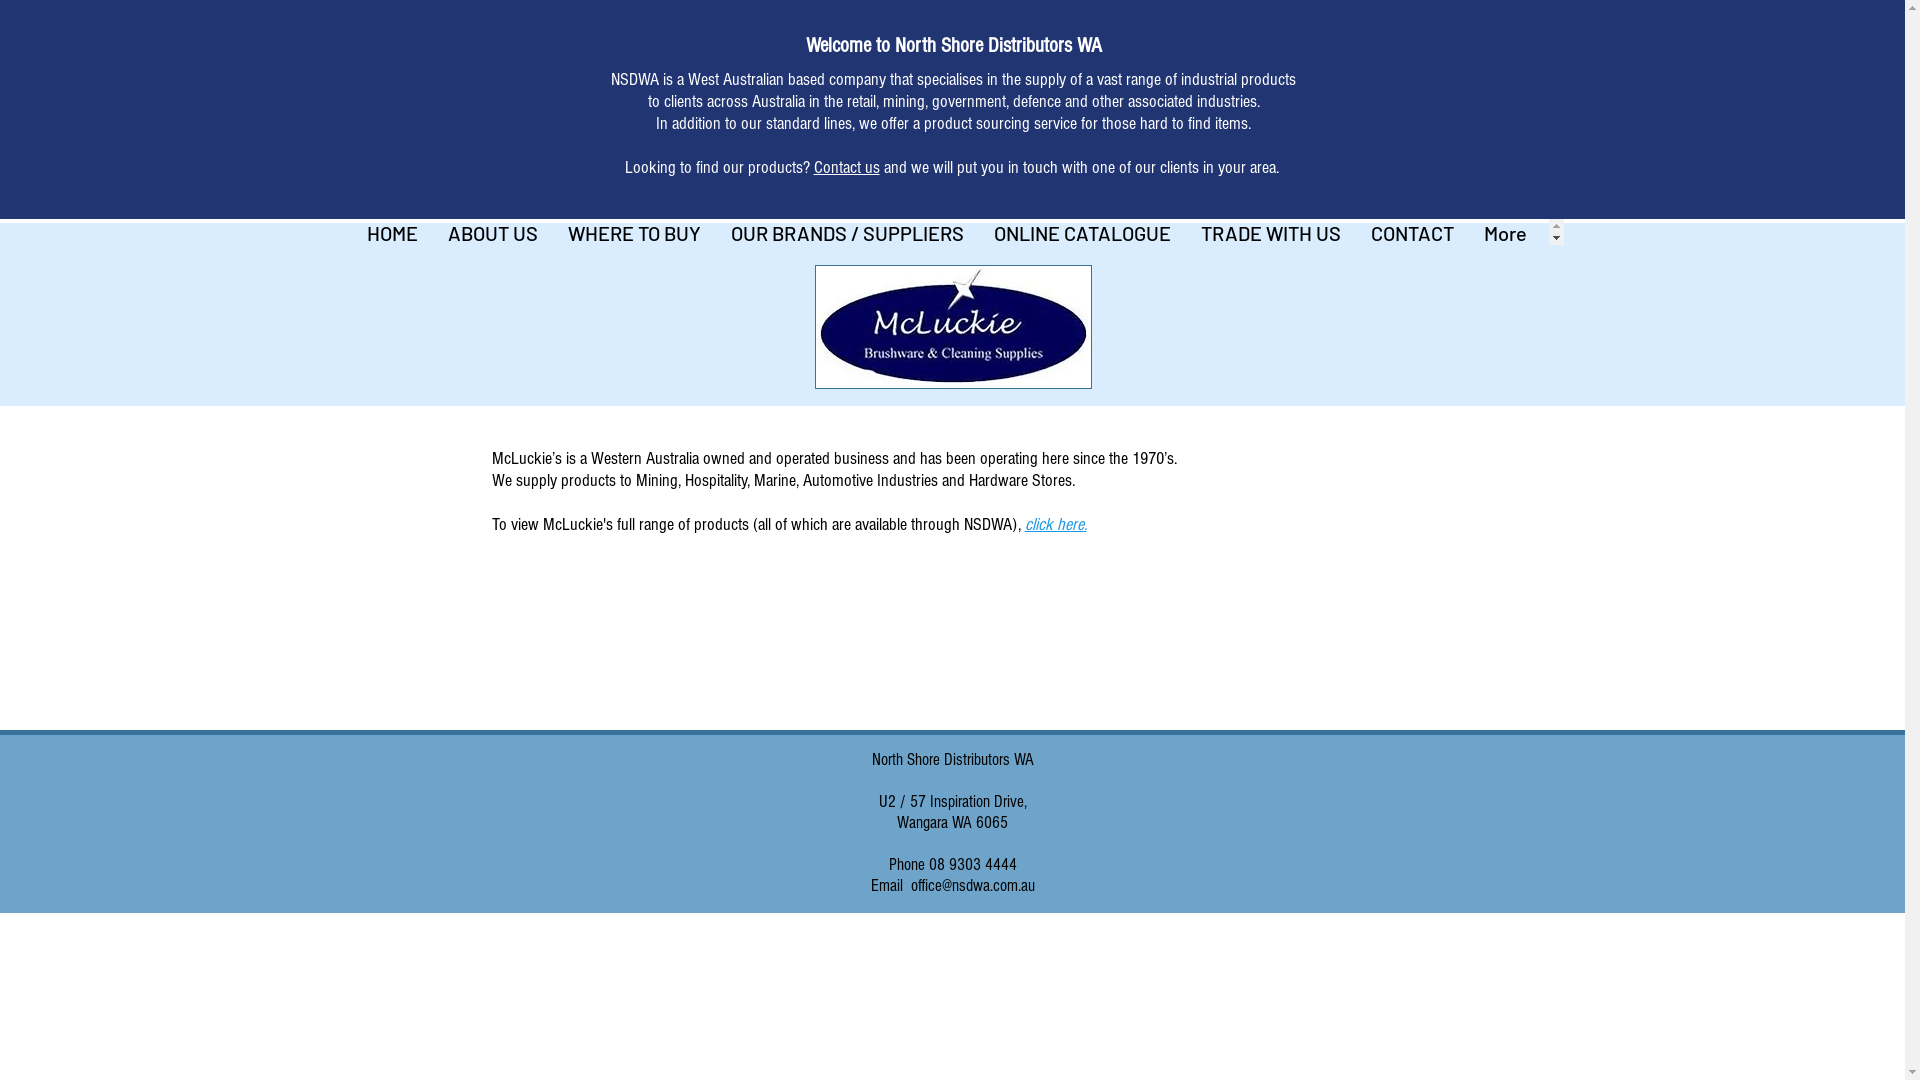 The height and width of the screenshot is (1080, 1920). Describe the element at coordinates (1080, 230) in the screenshot. I see `'ONLINE CATALOGUE'` at that location.